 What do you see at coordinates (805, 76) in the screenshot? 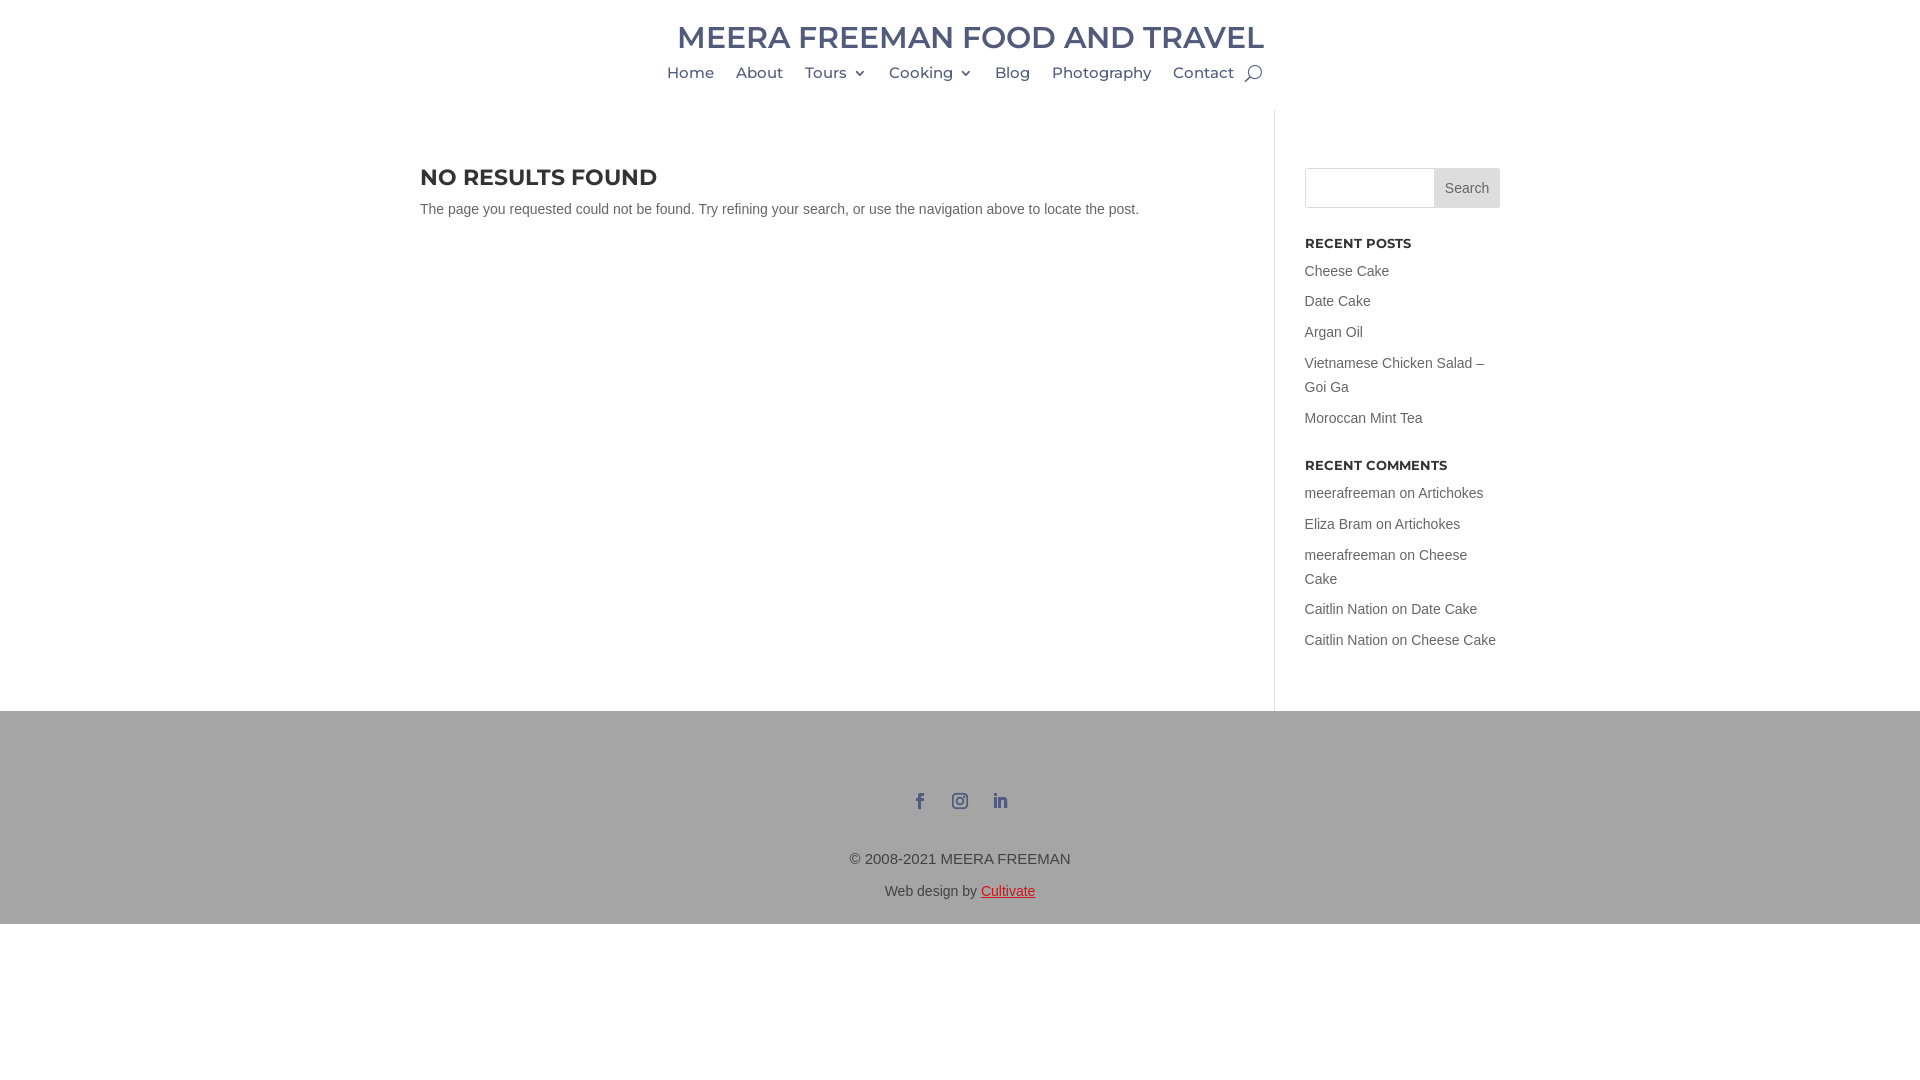
I see `'Tours'` at bounding box center [805, 76].